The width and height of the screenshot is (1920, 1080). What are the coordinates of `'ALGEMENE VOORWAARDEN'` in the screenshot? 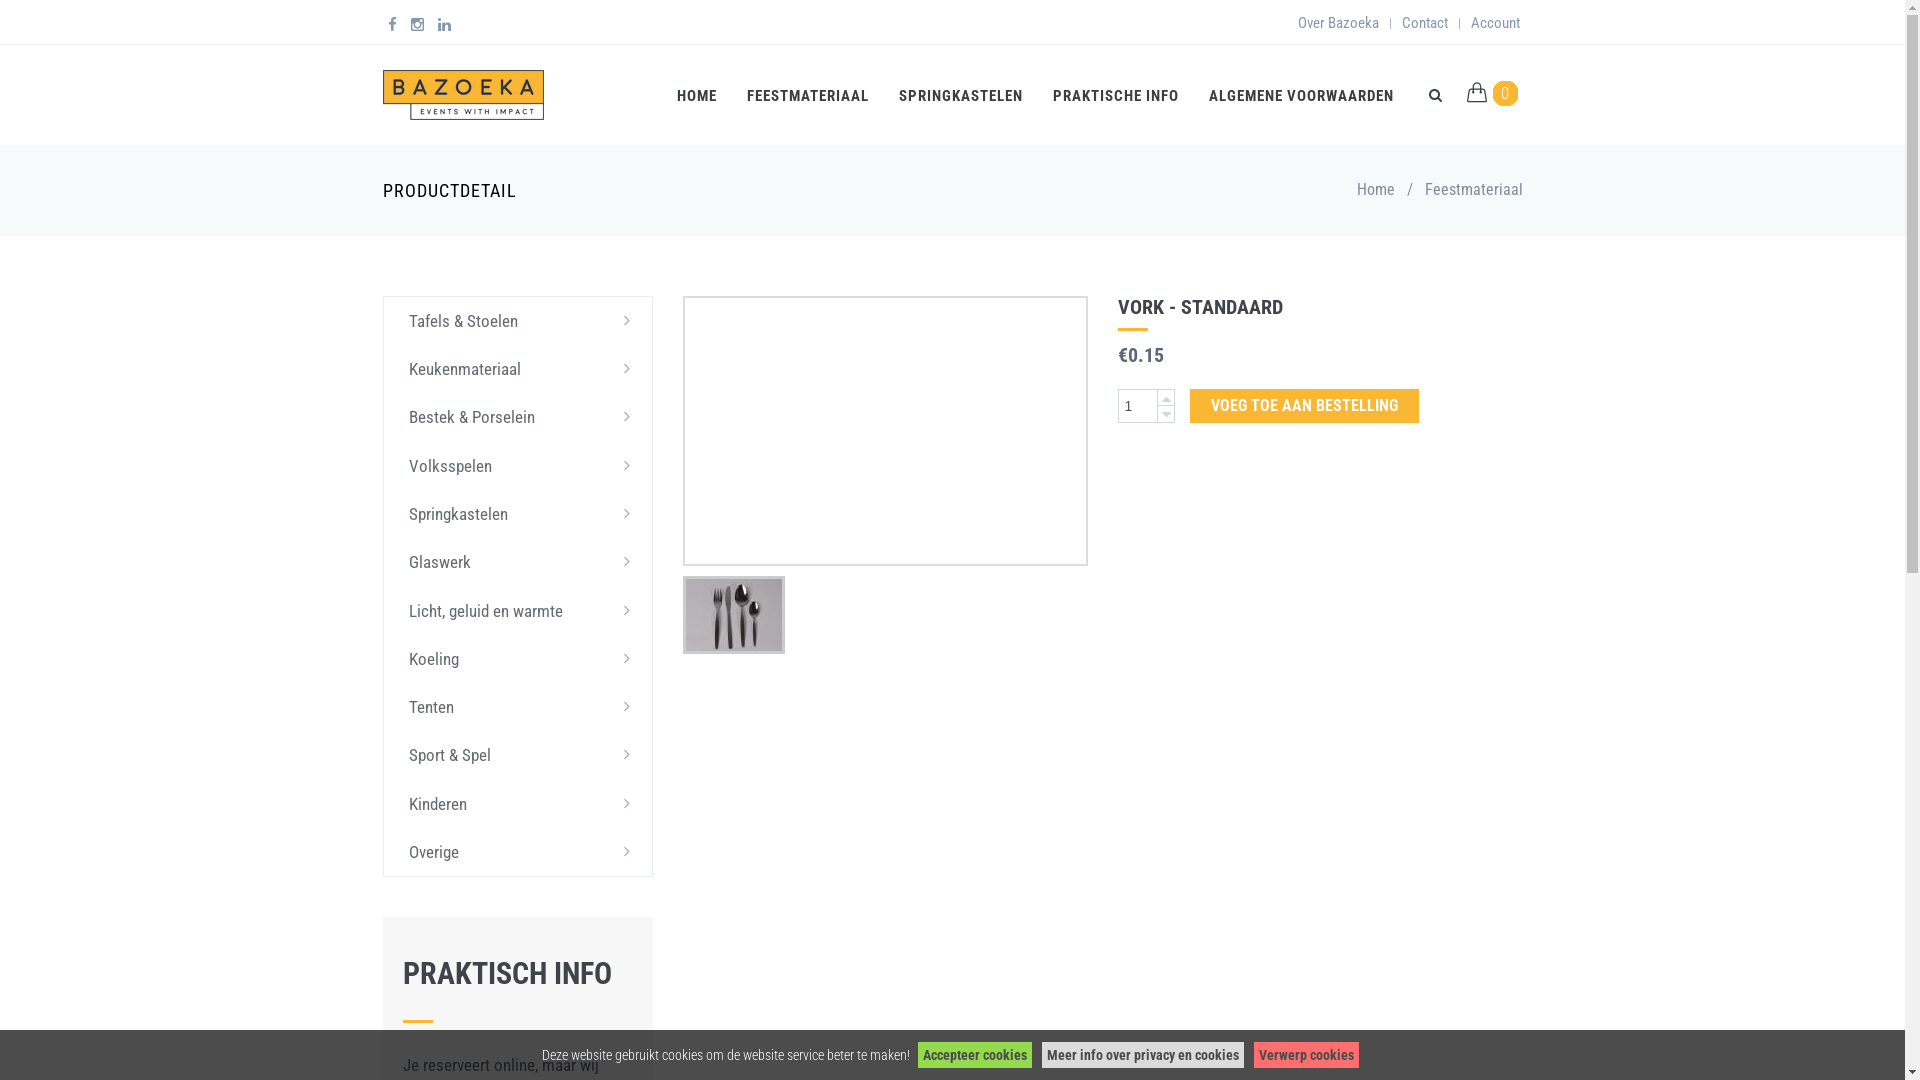 It's located at (1301, 95).